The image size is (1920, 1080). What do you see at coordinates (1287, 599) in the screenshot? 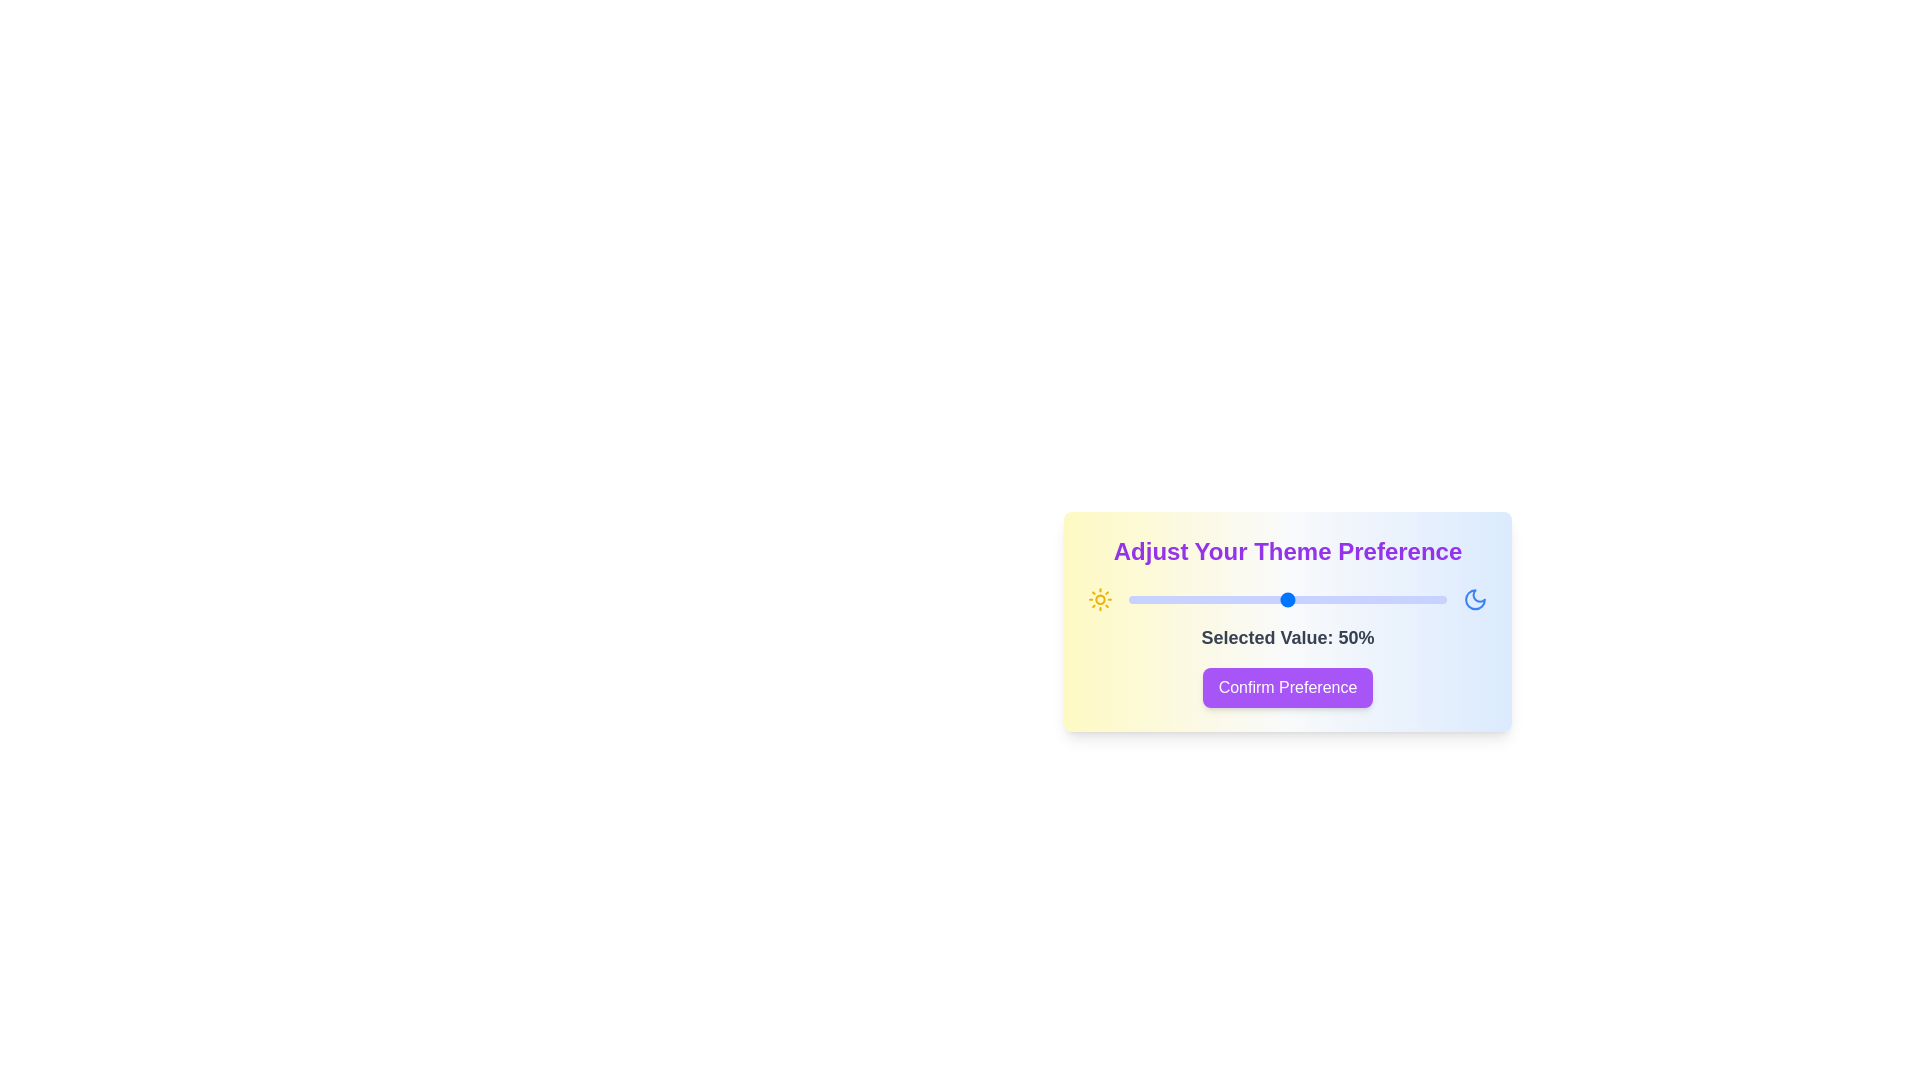
I see `the slider for adjusting theme preference, which is located in the 'Adjust Your Theme Preference' card, centrally positioned below the title and above the 'Selected Value: 50%' label` at bounding box center [1287, 599].